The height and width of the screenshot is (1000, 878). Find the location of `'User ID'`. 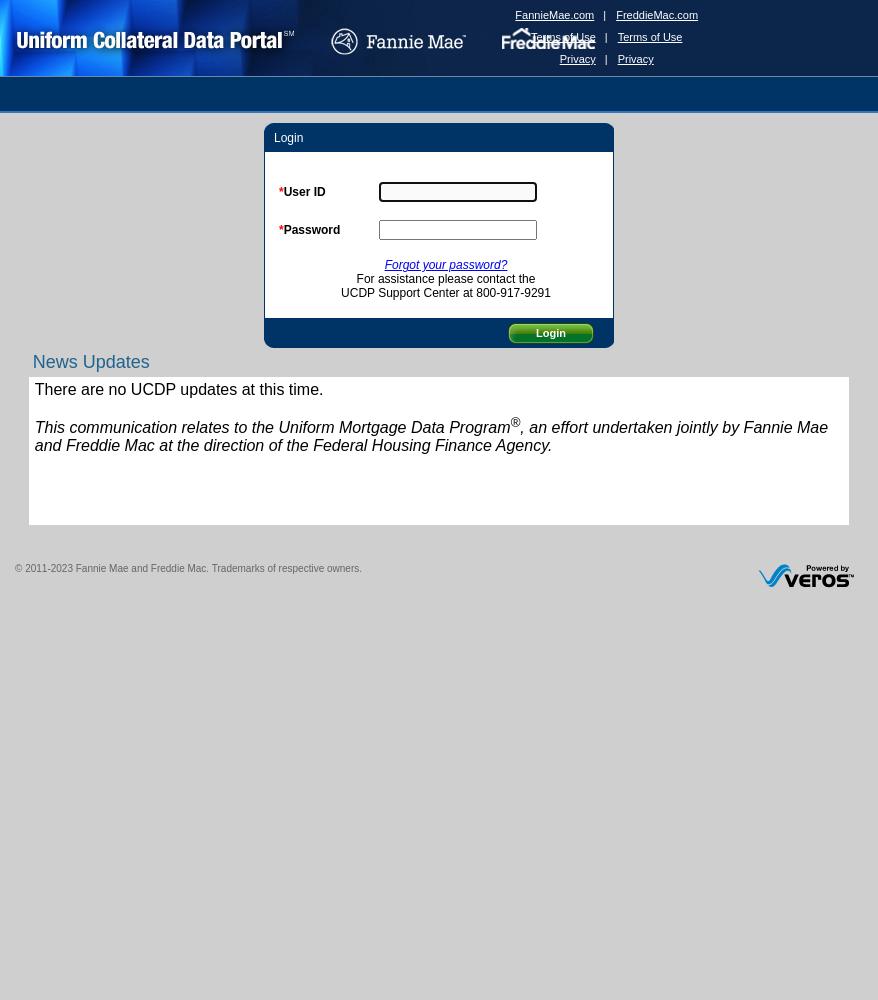

'User ID' is located at coordinates (304, 191).